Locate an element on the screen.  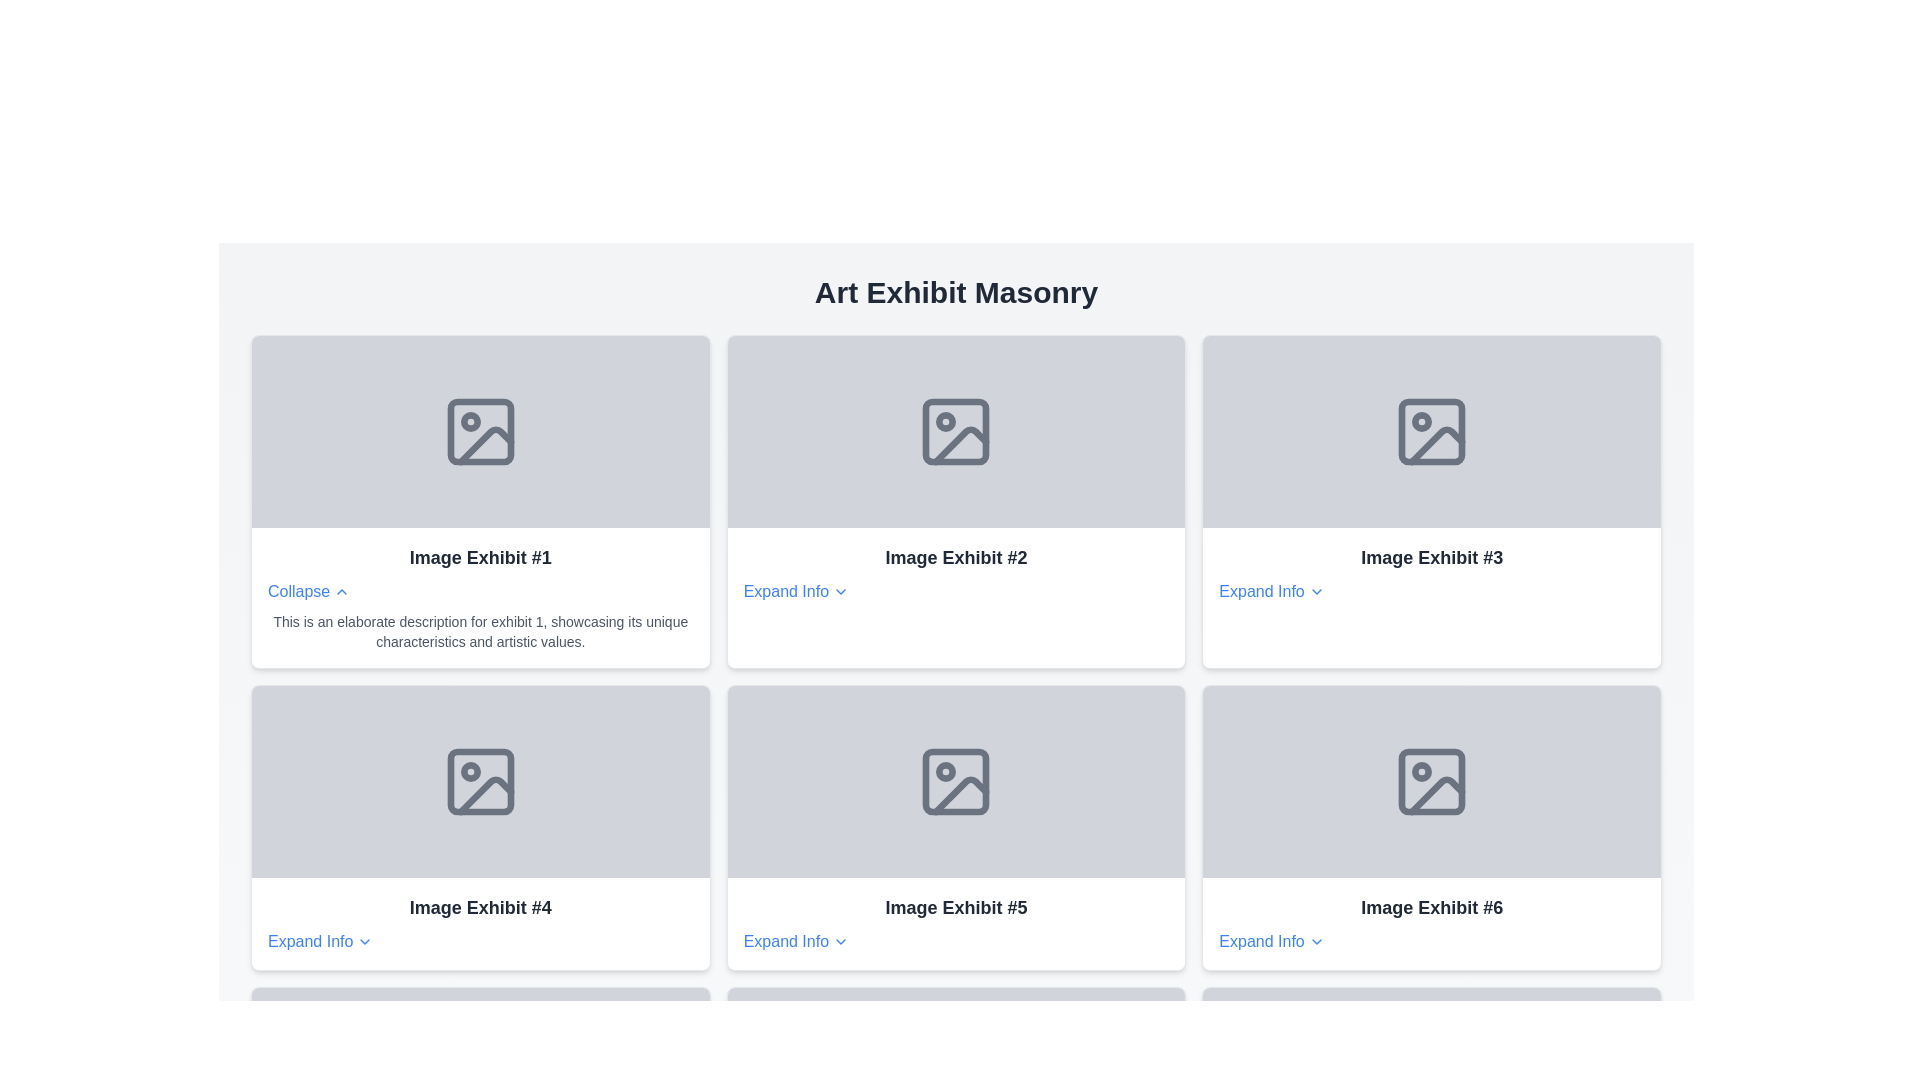
the Decorative graphic element, which is a grayscale icon-like graphic representing a photo frame, located in the second row and middle column of the 'Image Exhibit #5' card is located at coordinates (961, 794).